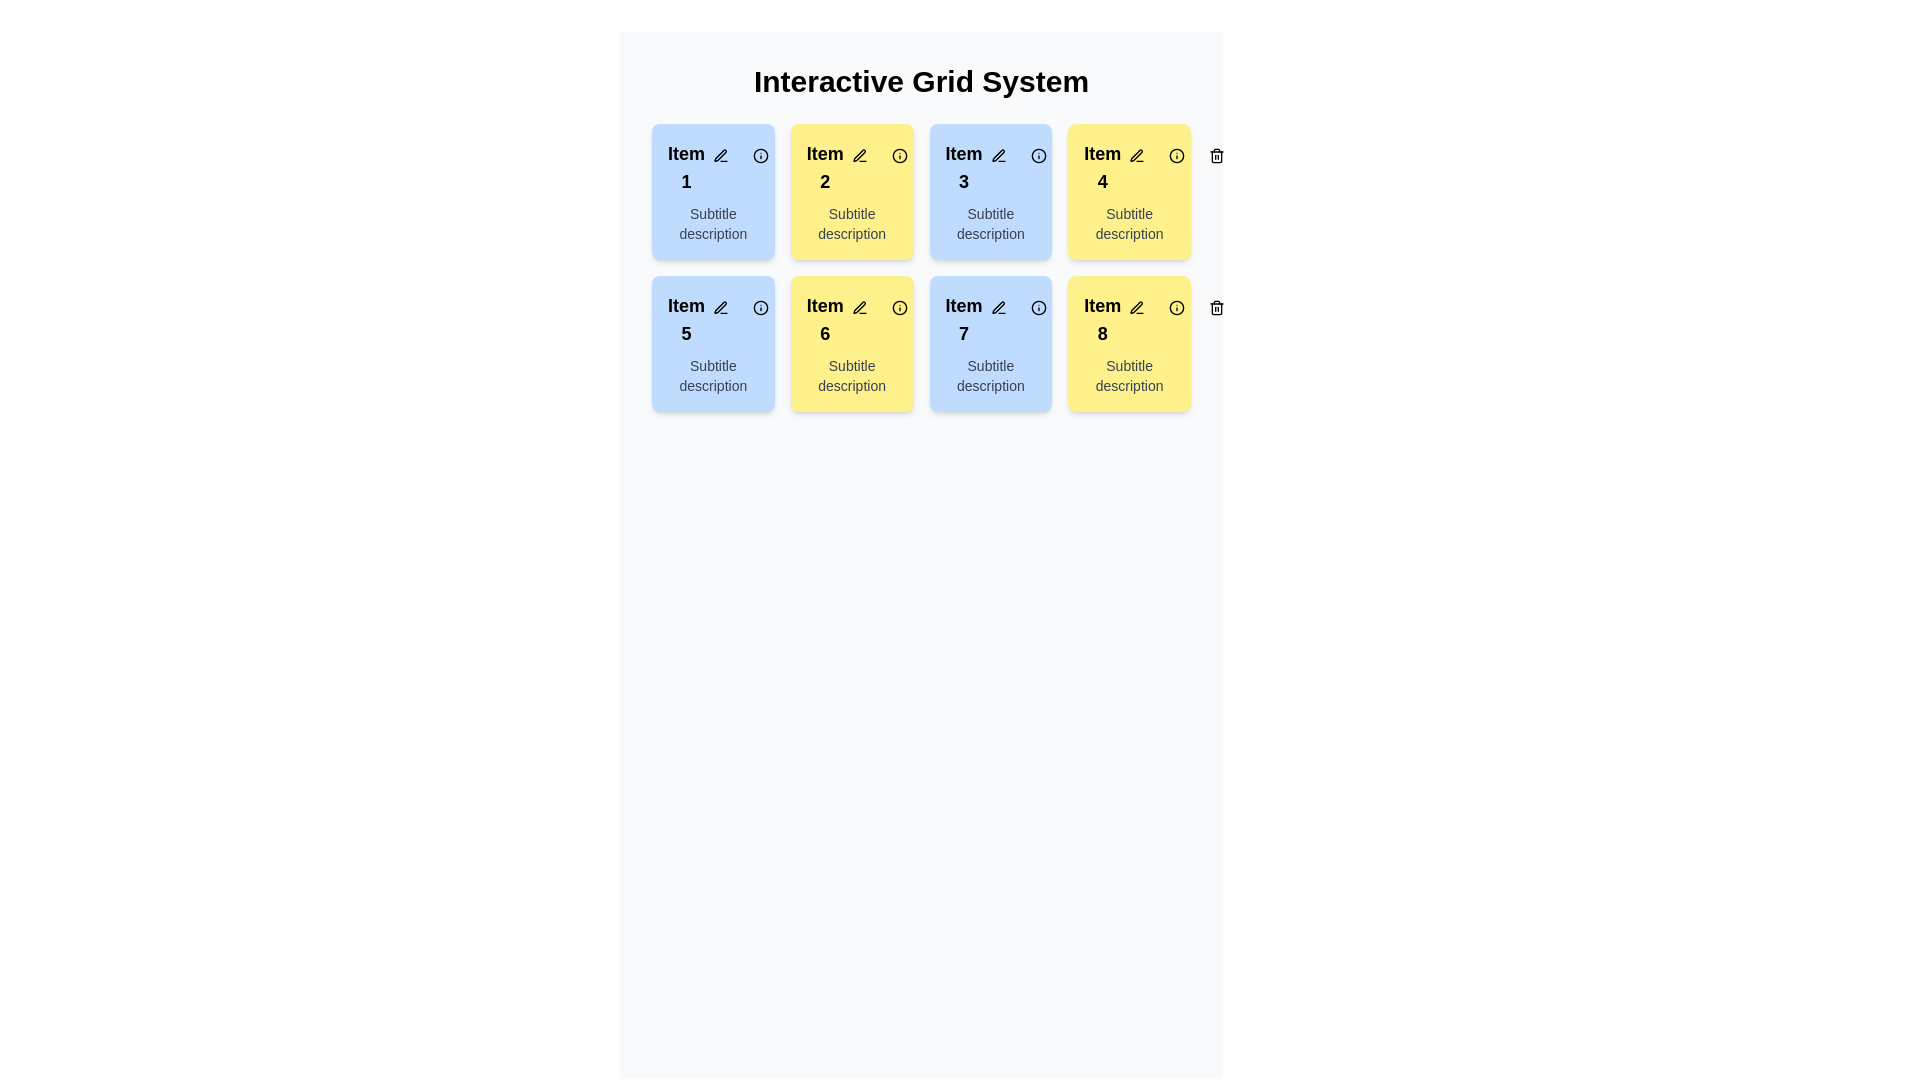  I want to click on the edit button located in the top-right corner of the card labeled 'Item 2', so click(859, 154).